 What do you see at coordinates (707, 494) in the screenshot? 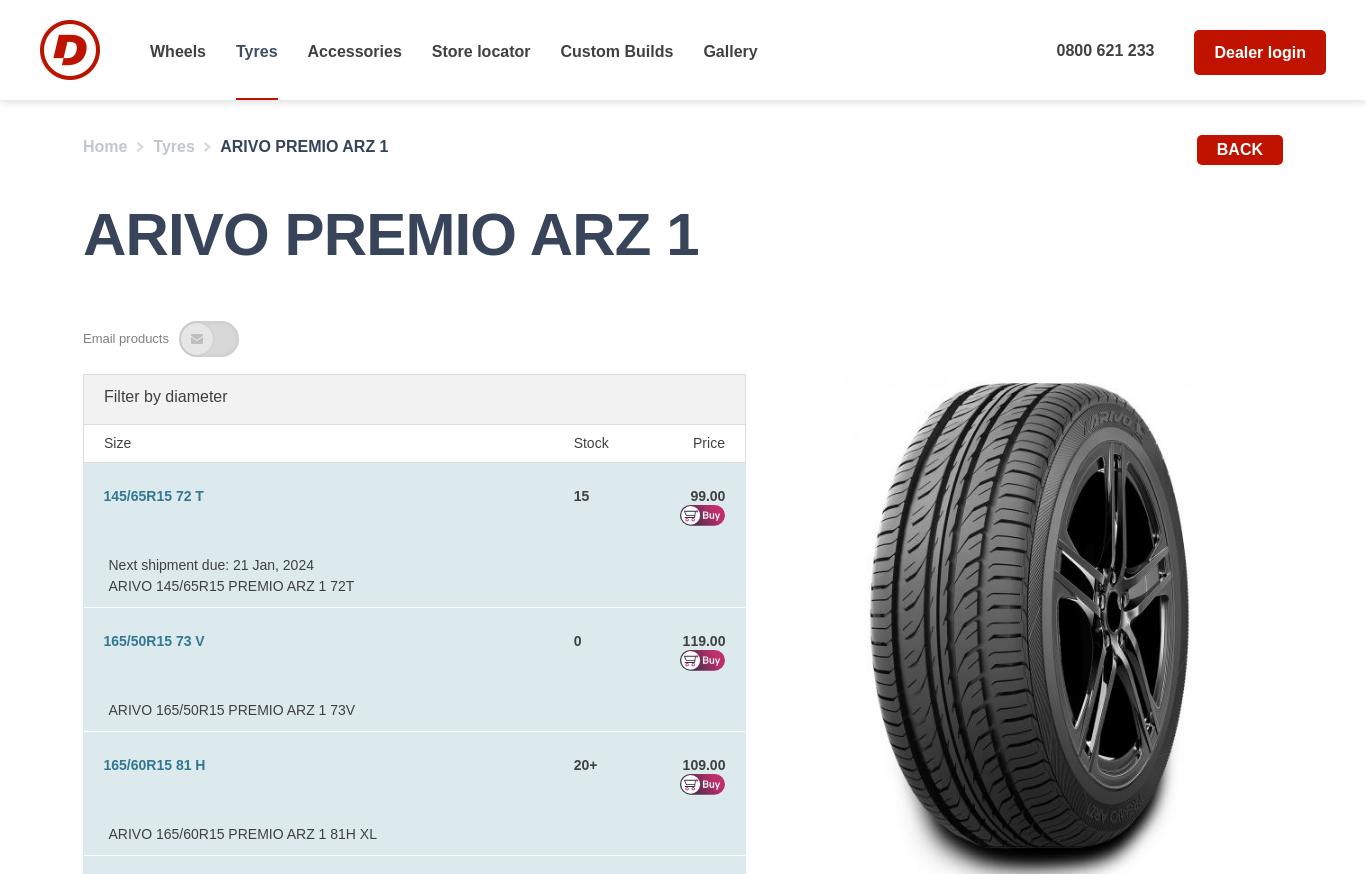
I see `'99.00'` at bounding box center [707, 494].